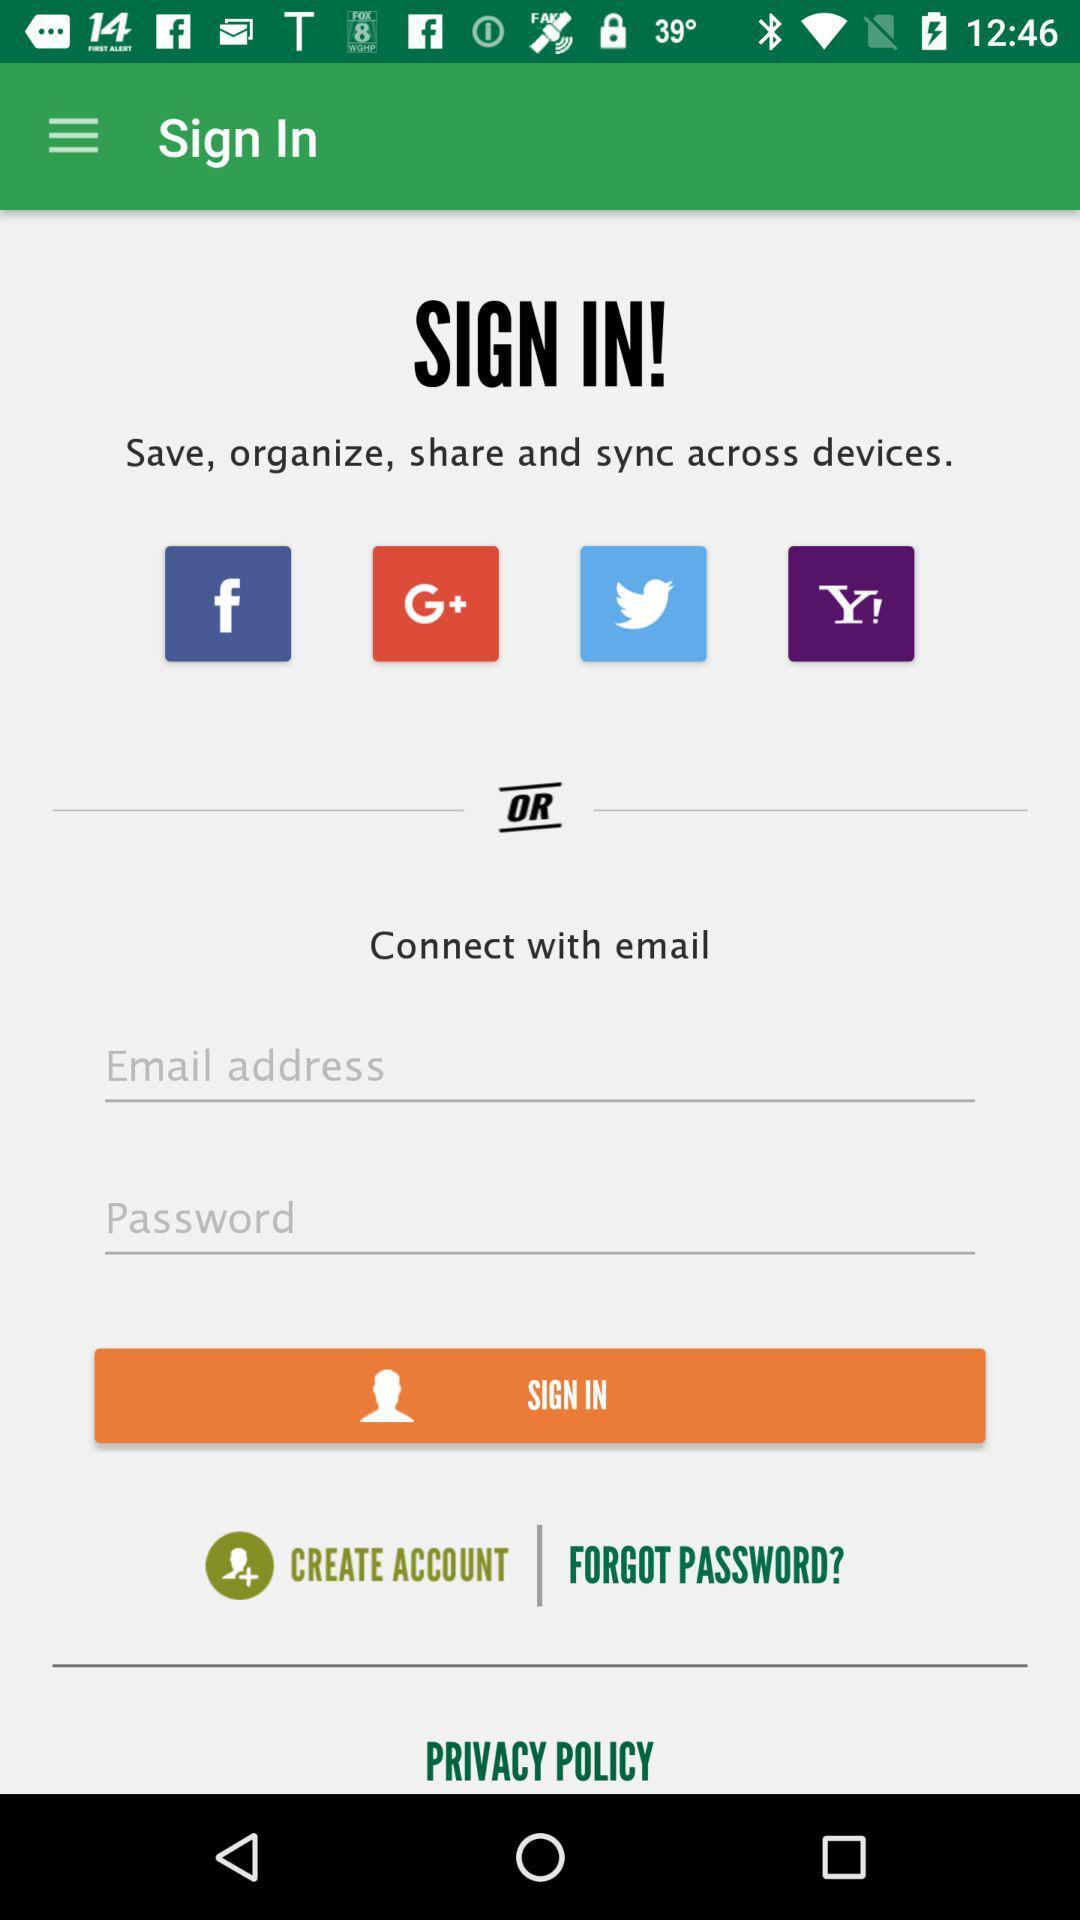 The image size is (1080, 1920). What do you see at coordinates (643, 602) in the screenshot?
I see `the twitter icon` at bounding box center [643, 602].